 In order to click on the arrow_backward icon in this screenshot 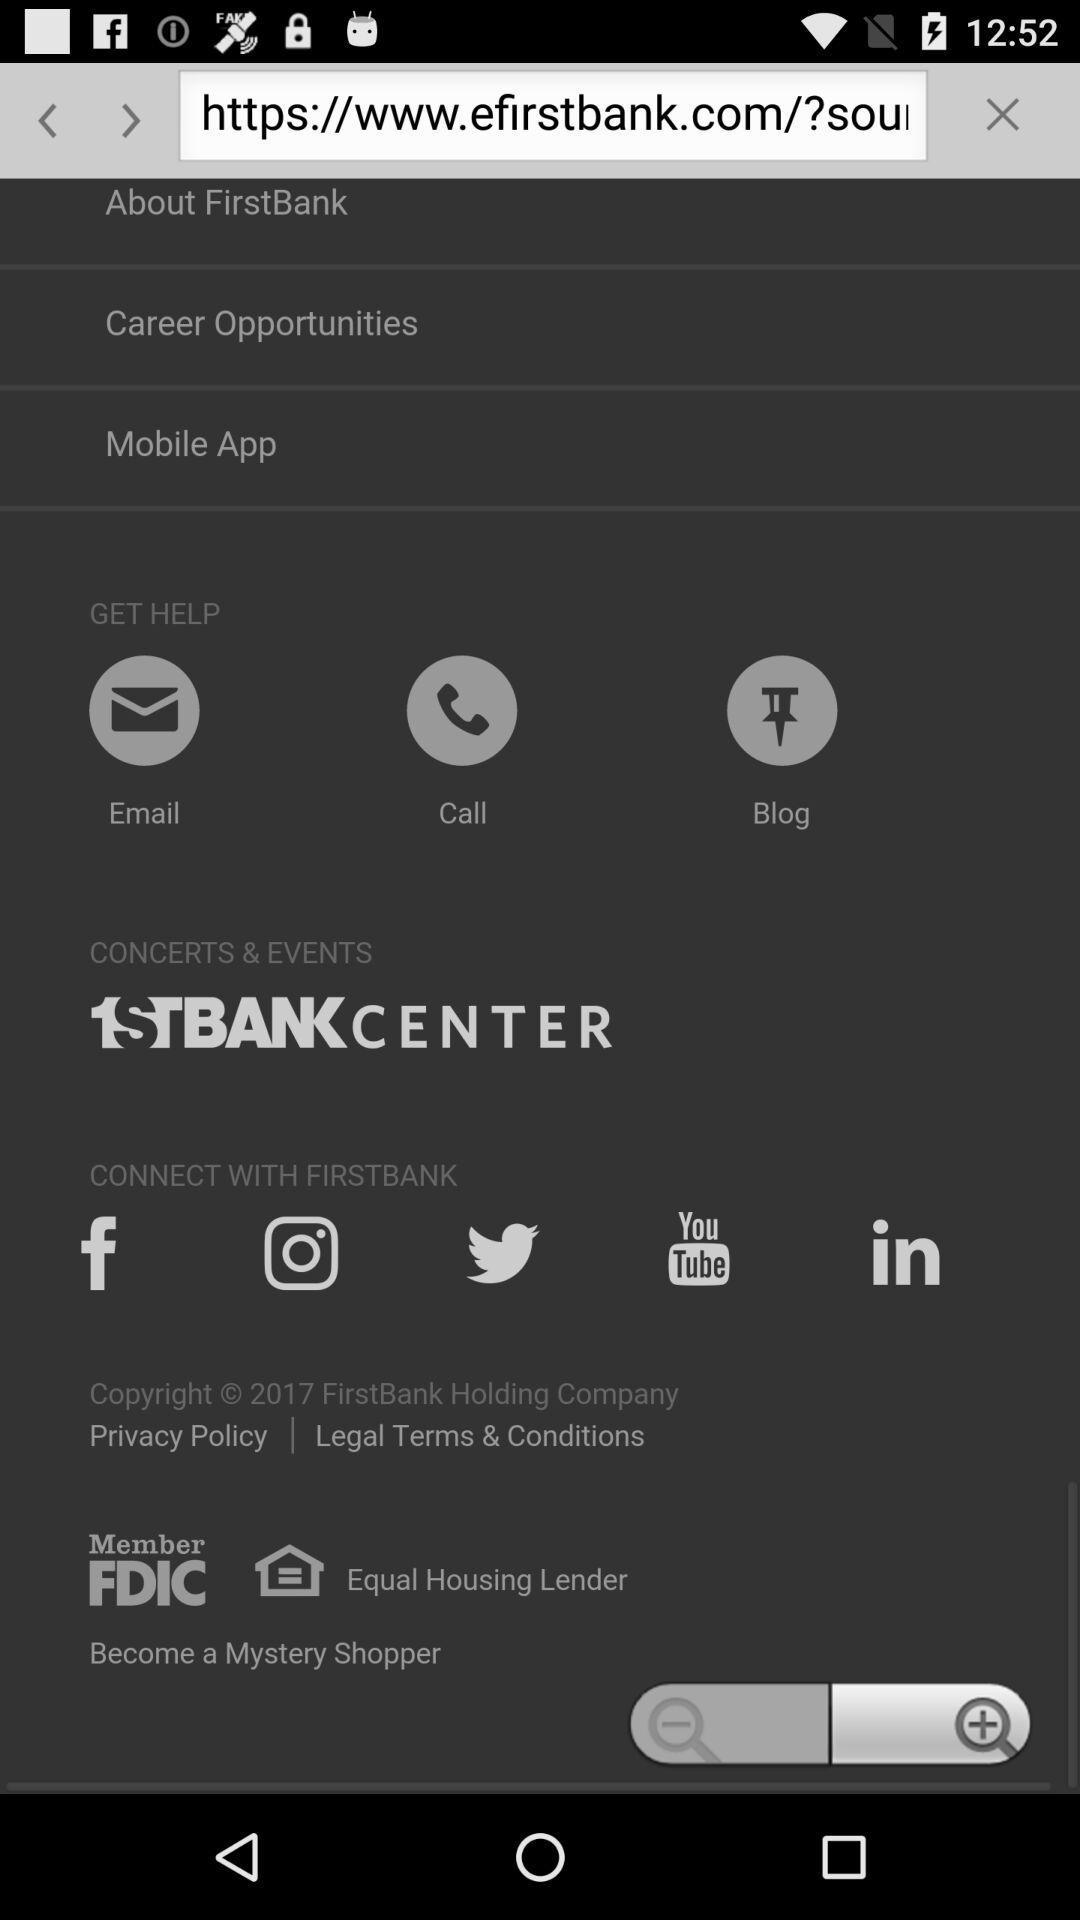, I will do `click(46, 128)`.